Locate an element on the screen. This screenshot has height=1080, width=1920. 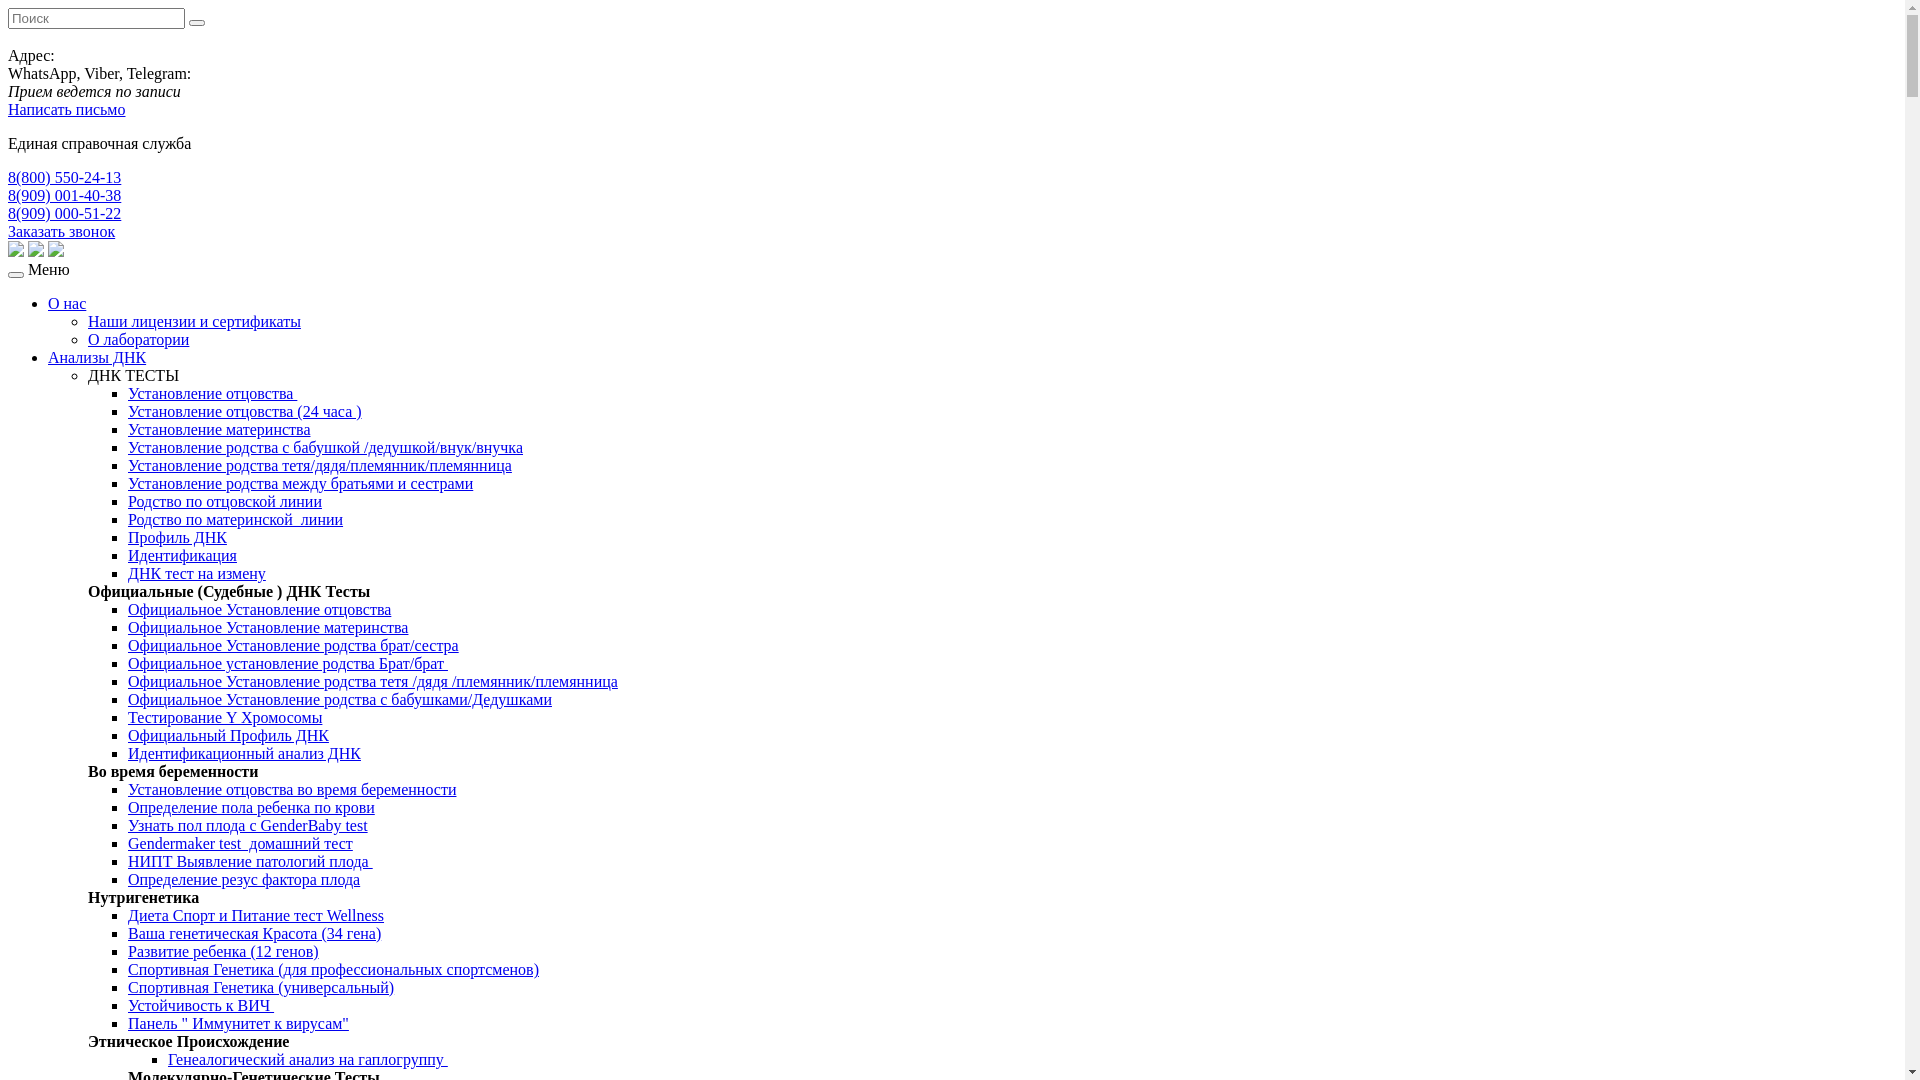
'8(909) 001-40-38' is located at coordinates (64, 195).